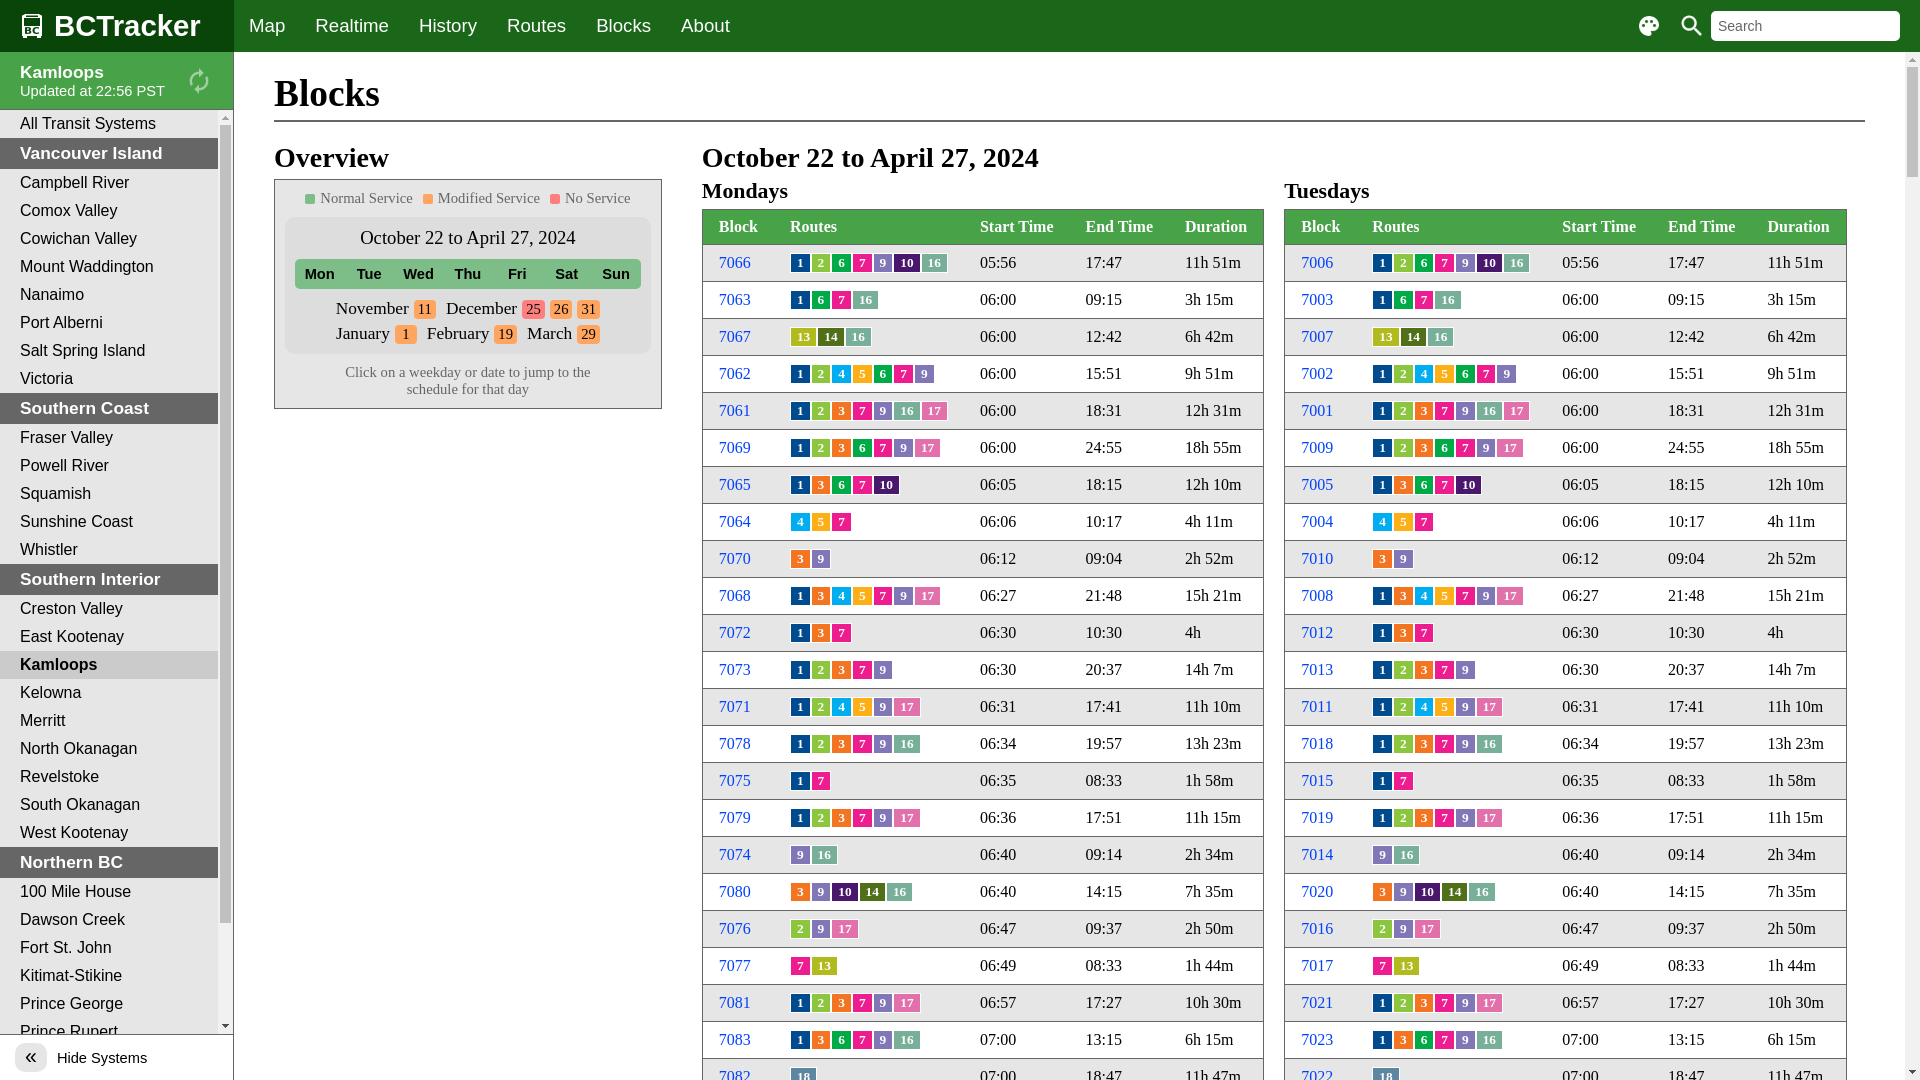  Describe the element at coordinates (733, 594) in the screenshot. I see `'7068'` at that location.